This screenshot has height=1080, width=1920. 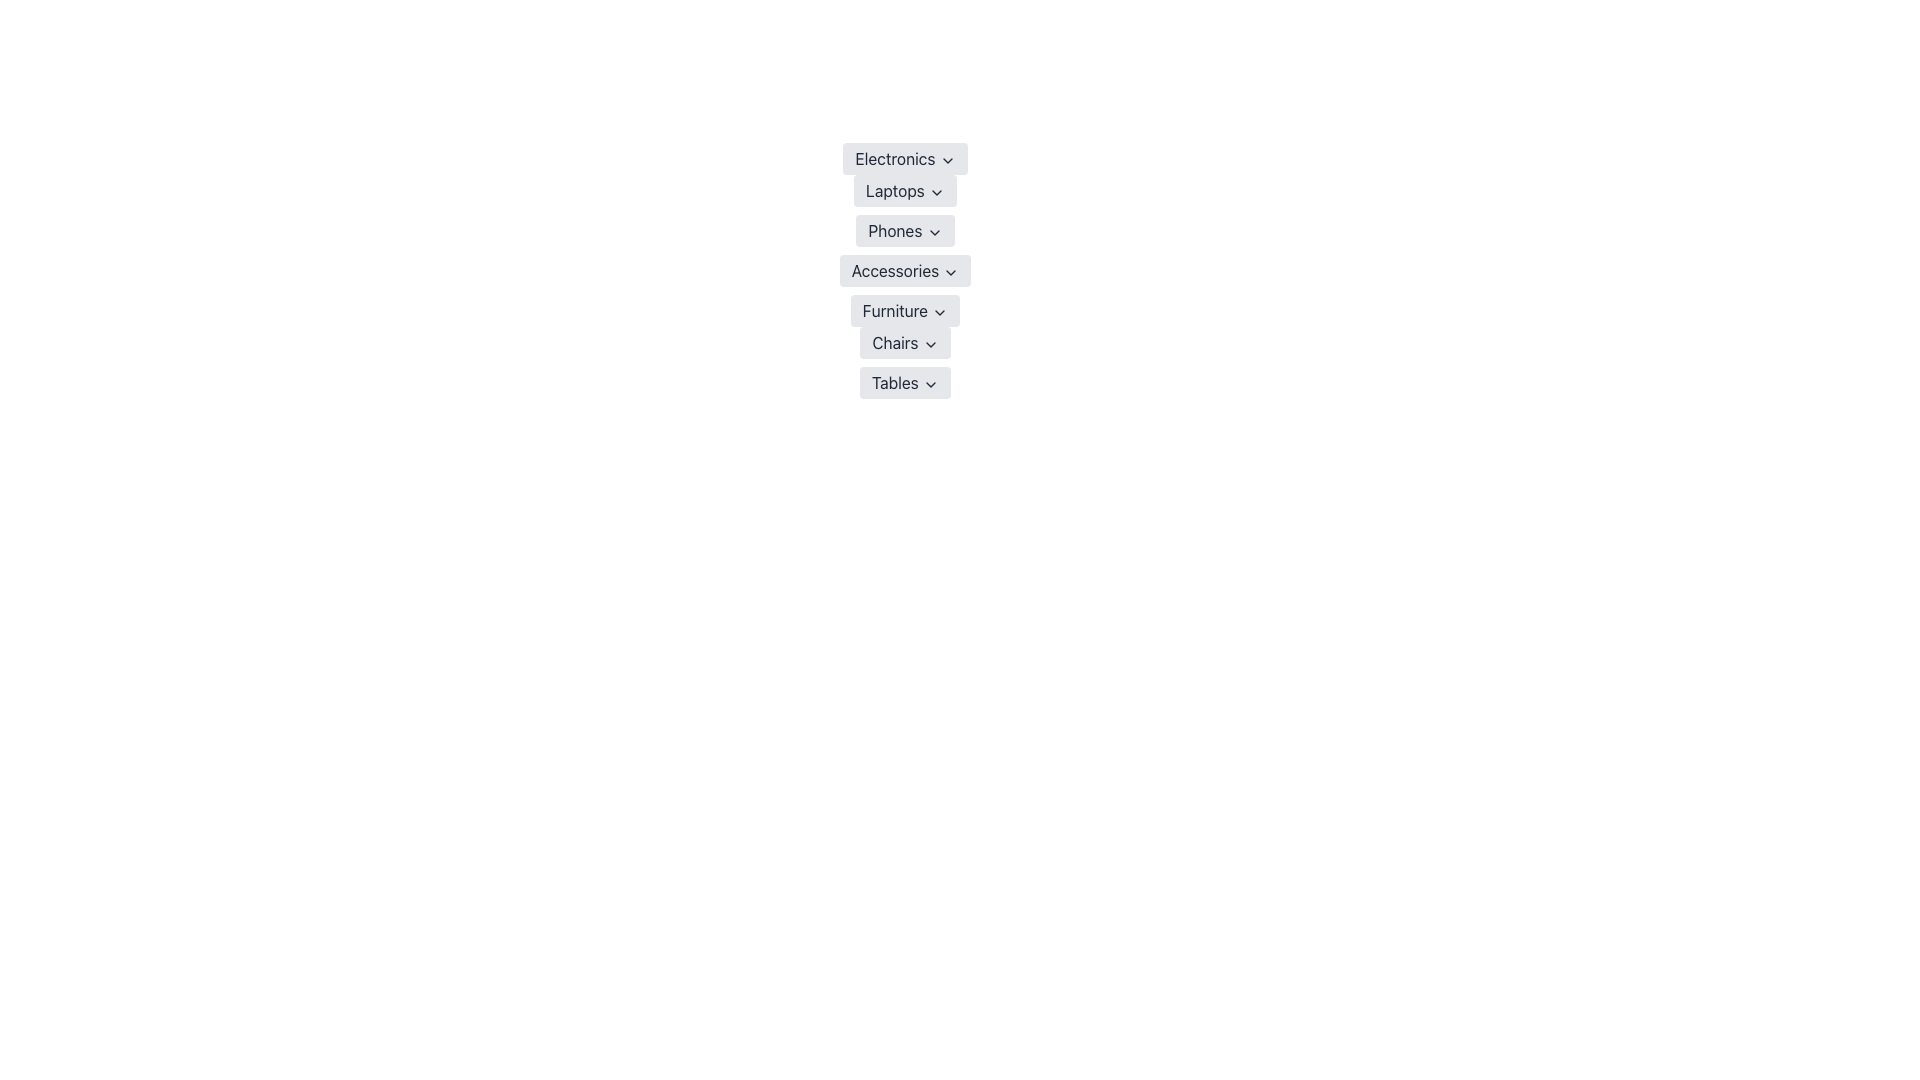 What do you see at coordinates (946, 159) in the screenshot?
I see `the Dropdown indicator icon located at the far right side of the 'Electronics' button` at bounding box center [946, 159].